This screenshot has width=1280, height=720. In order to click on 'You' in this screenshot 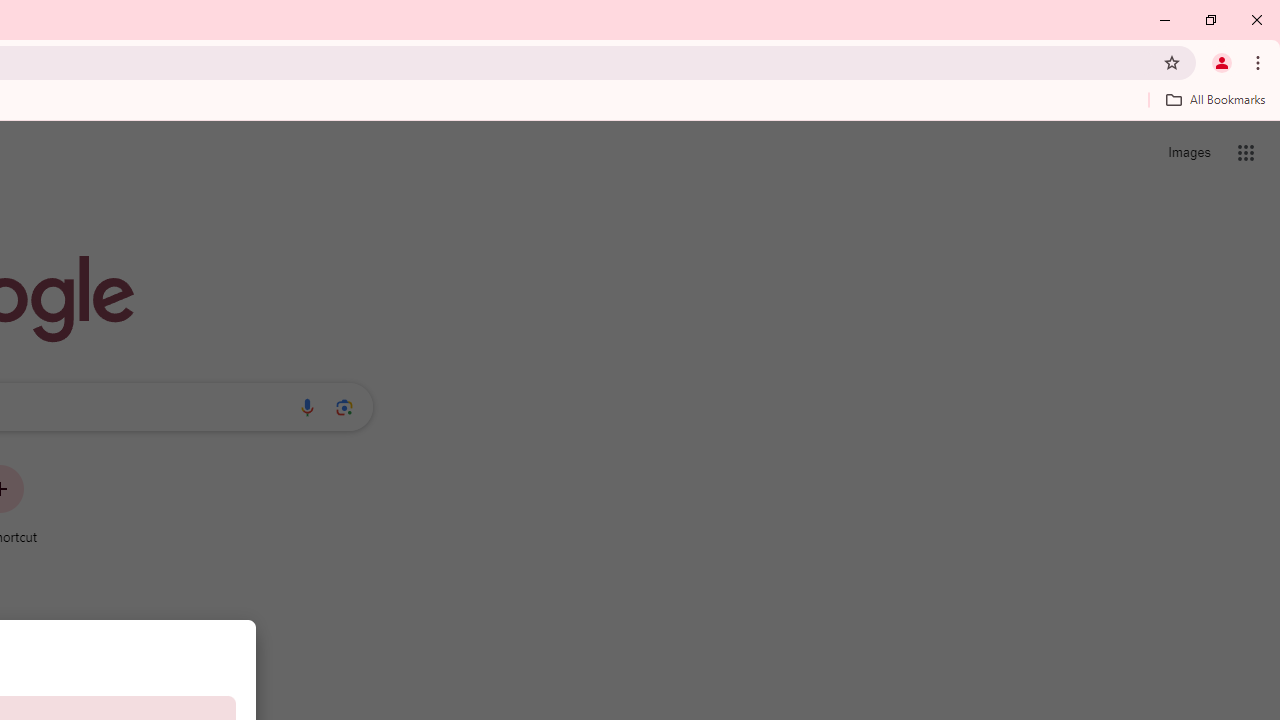, I will do `click(1220, 61)`.